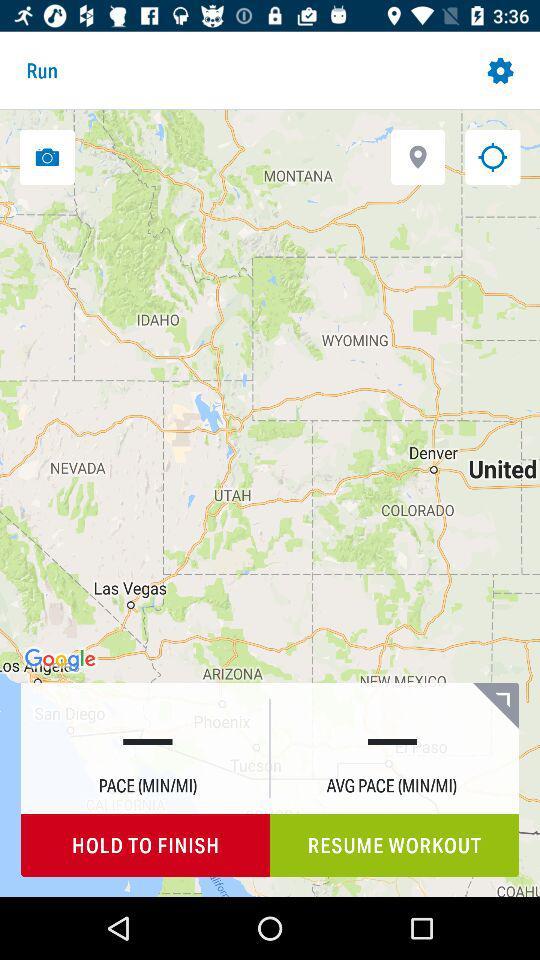 The height and width of the screenshot is (960, 540). Describe the element at coordinates (417, 156) in the screenshot. I see `use satellite autolocation` at that location.